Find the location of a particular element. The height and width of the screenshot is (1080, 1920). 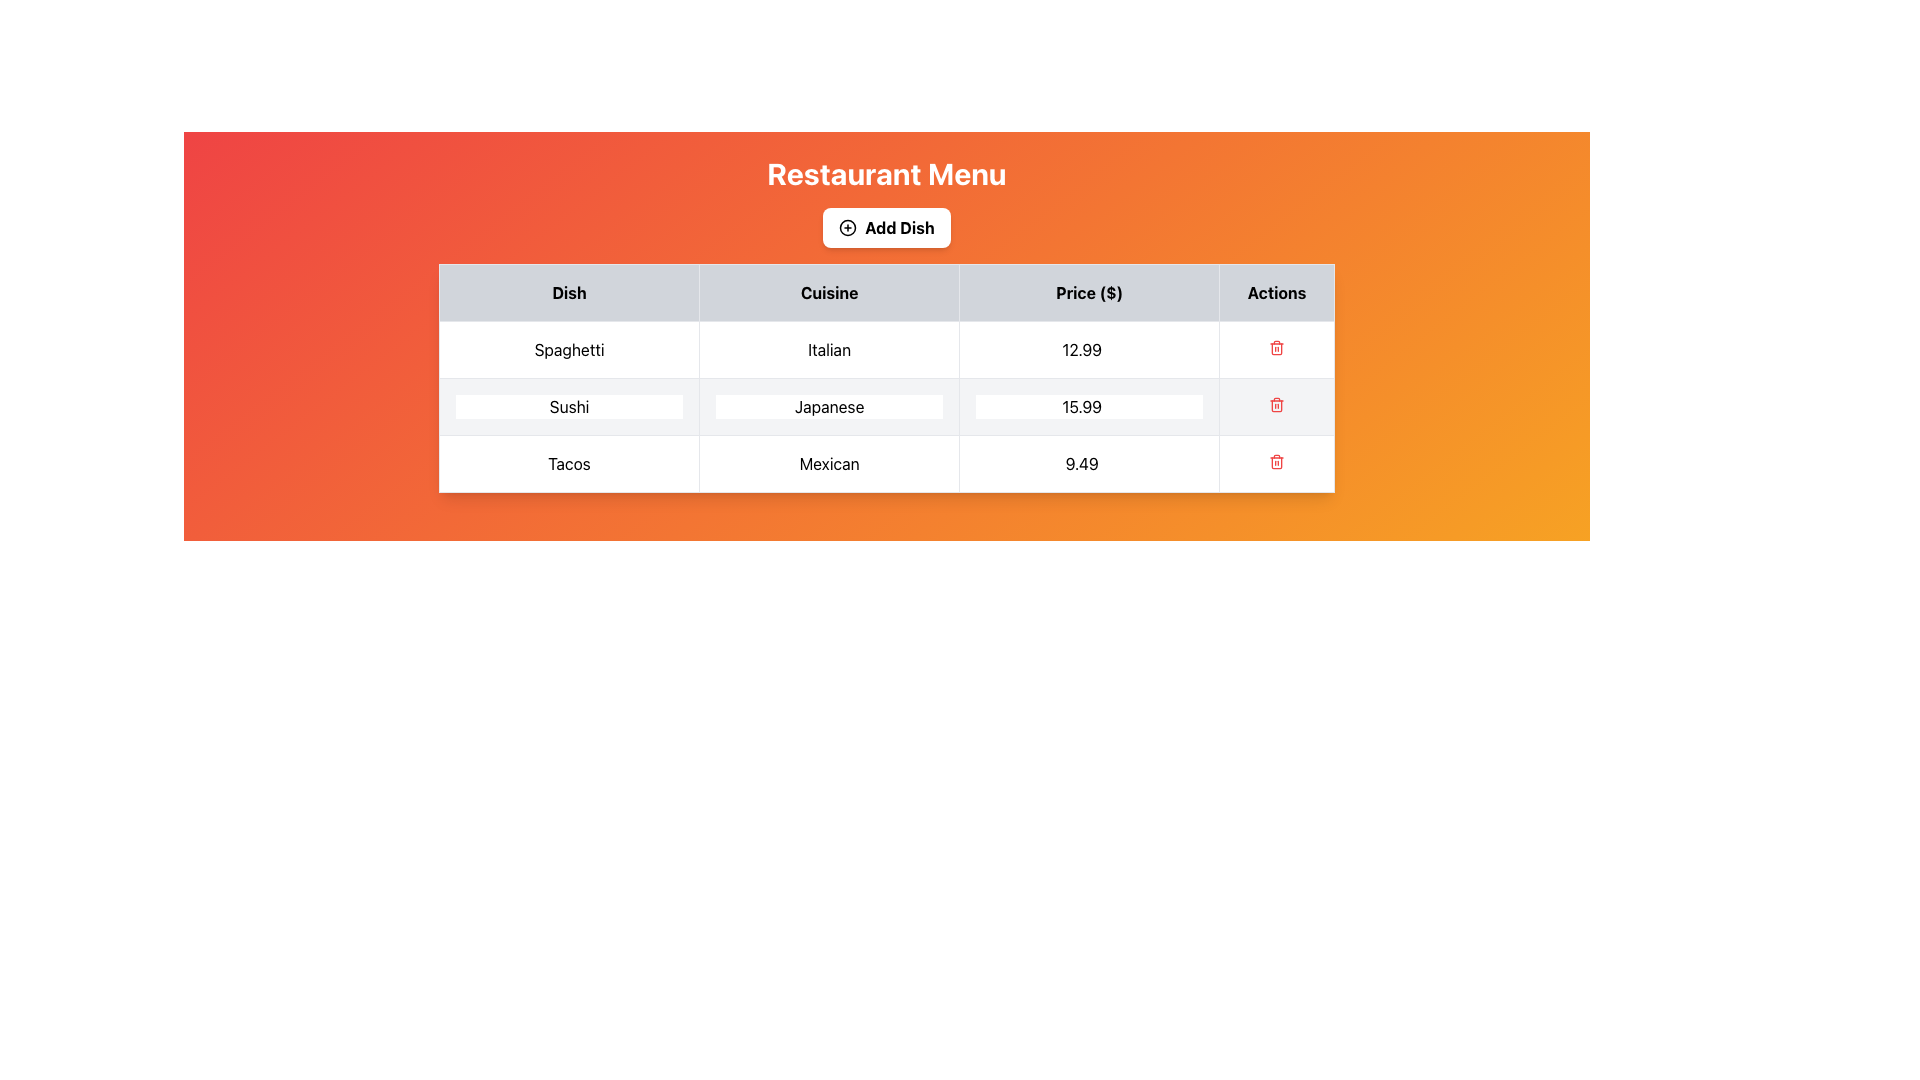

the table cell containing the text 'Spaghetti' is located at coordinates (568, 349).